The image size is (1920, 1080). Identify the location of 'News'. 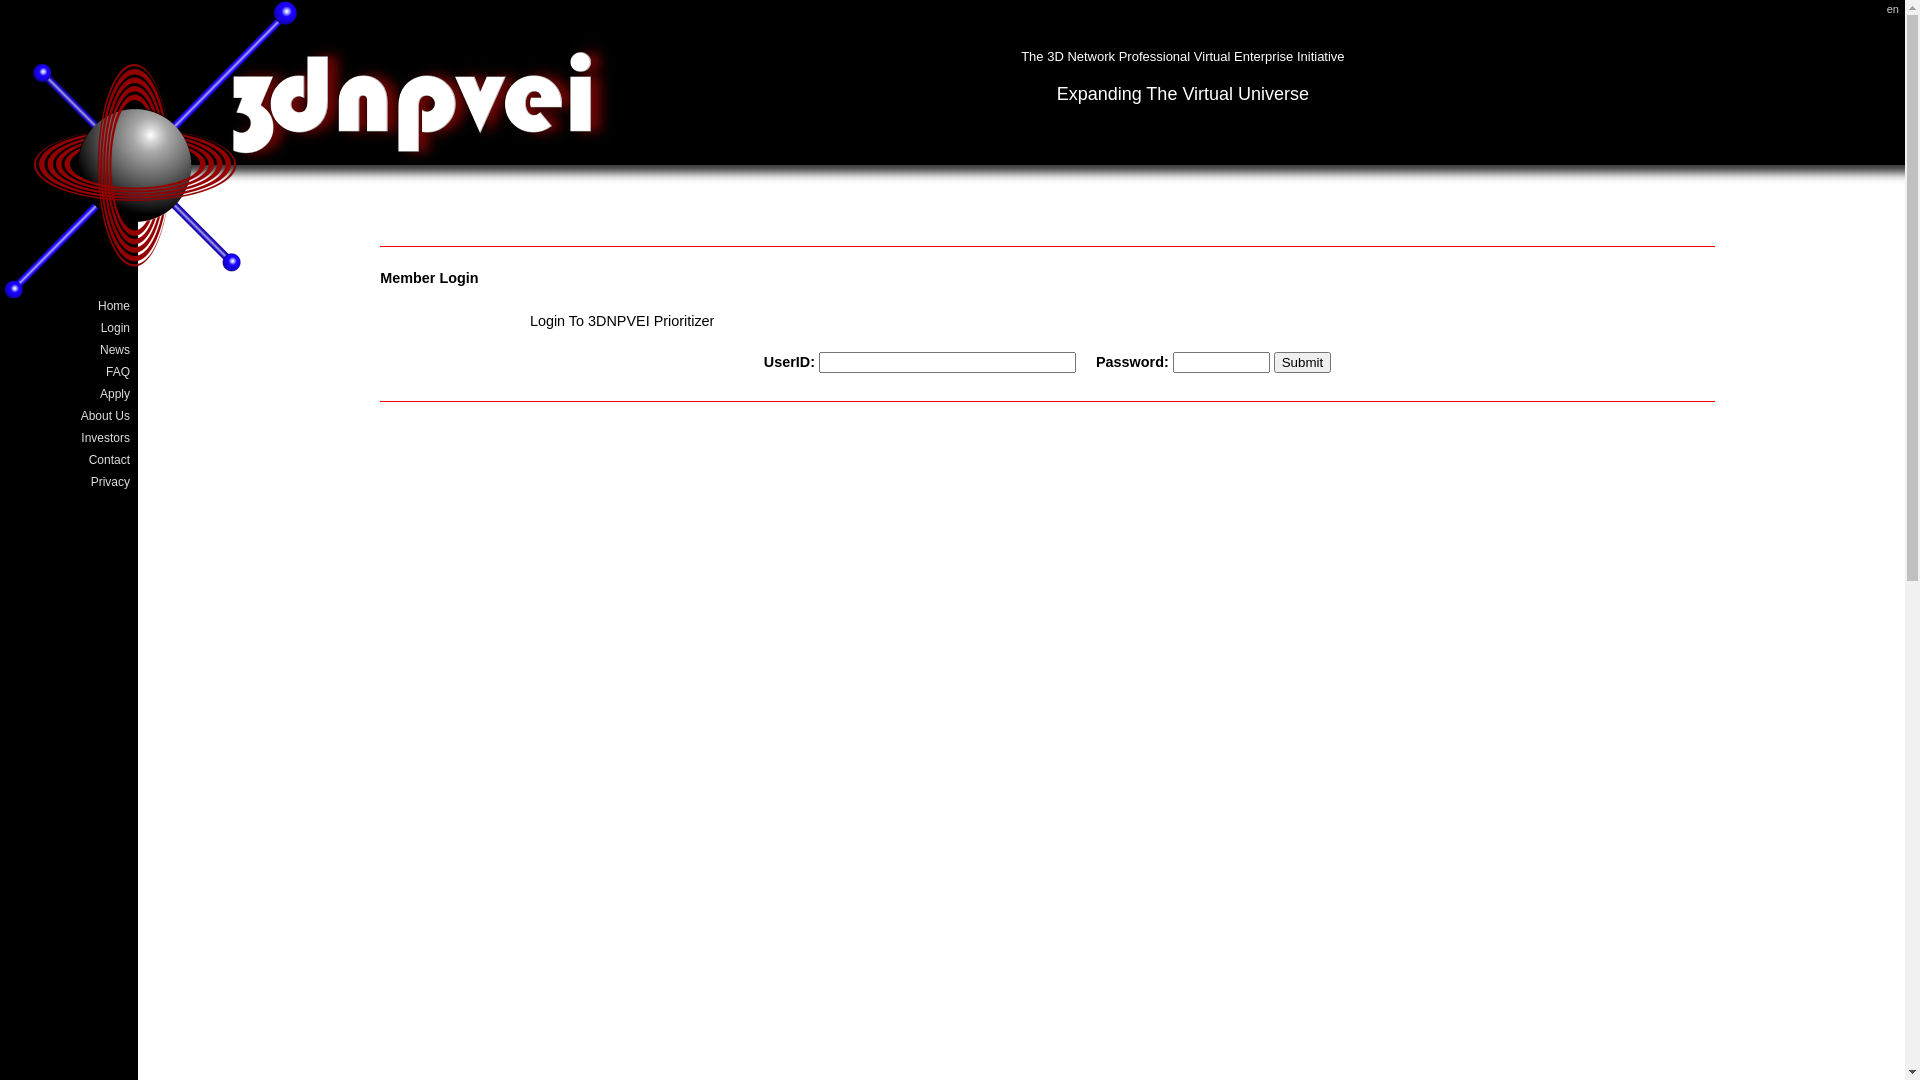
(70, 349).